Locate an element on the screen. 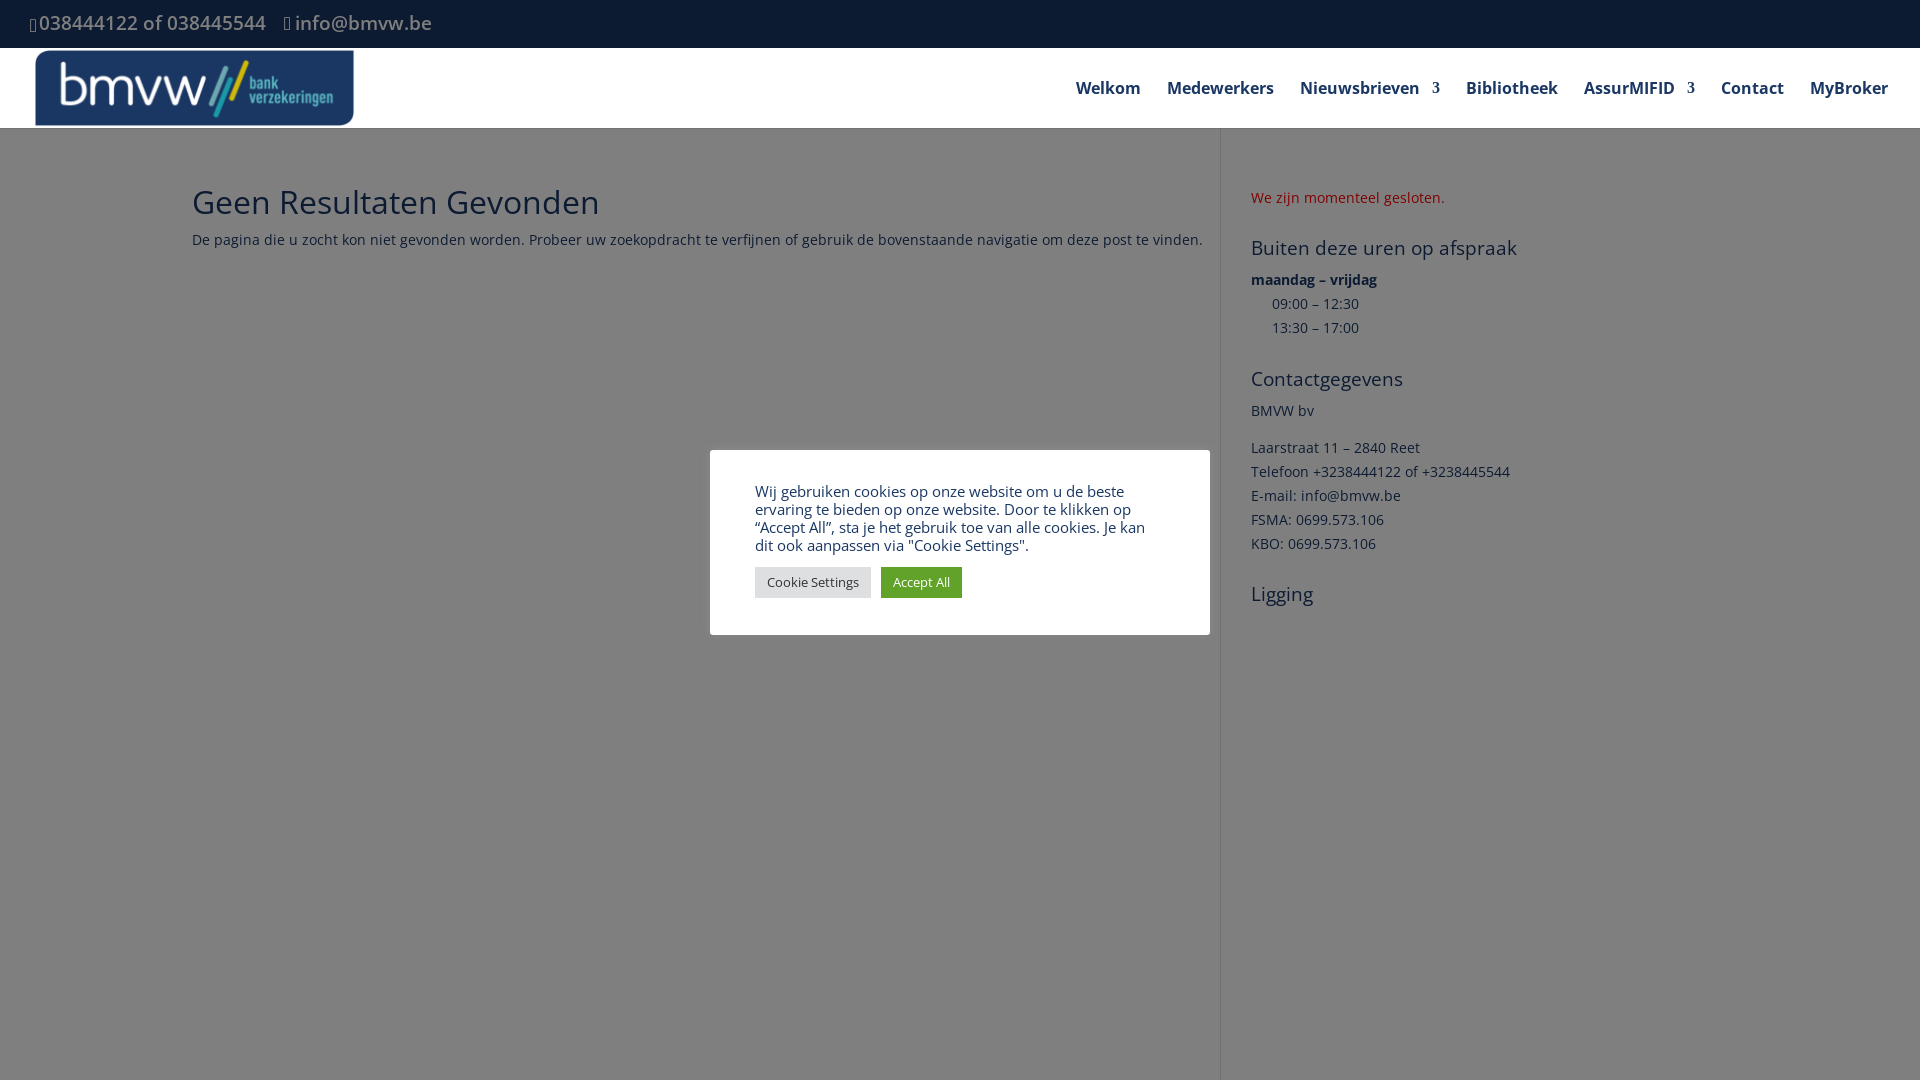 The height and width of the screenshot is (1080, 1920). 'Medewerkers' is located at coordinates (1166, 103).